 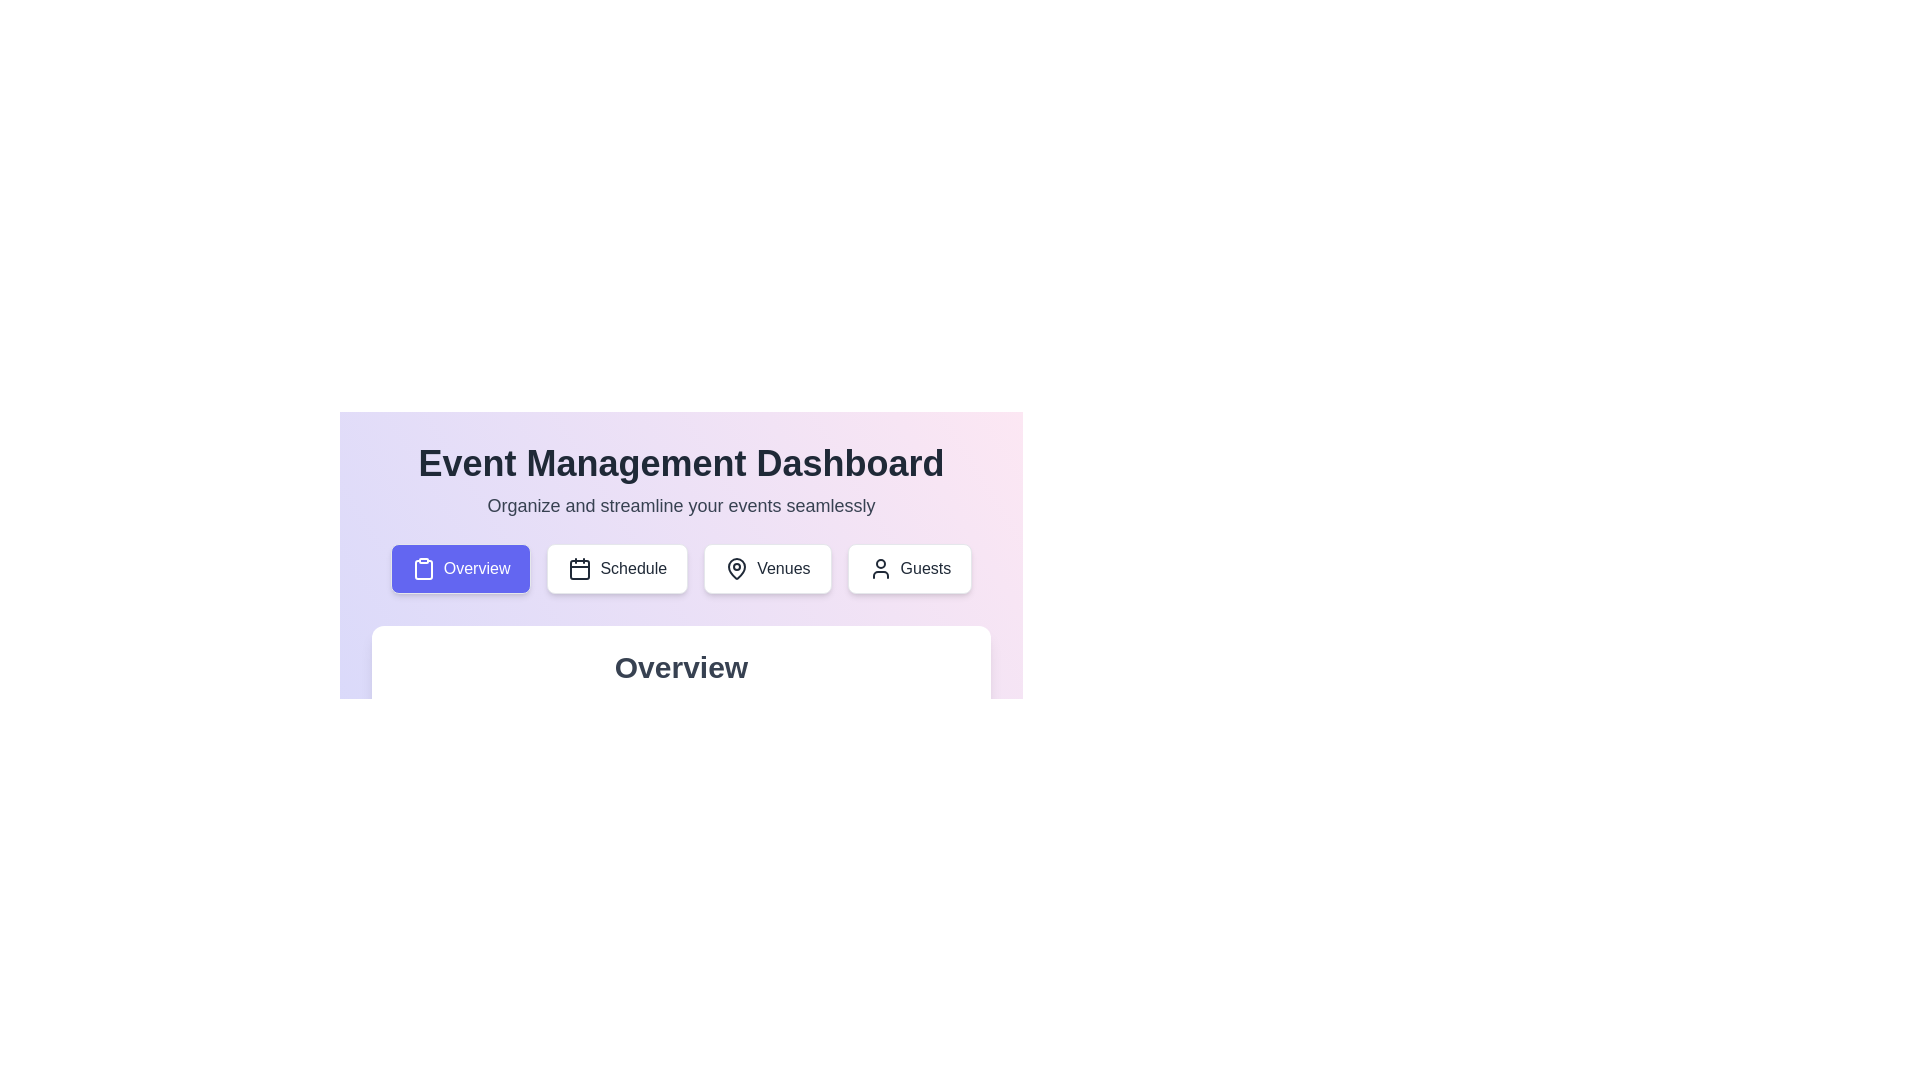 I want to click on the tab labeled Schedule to view its content, so click(x=617, y=569).